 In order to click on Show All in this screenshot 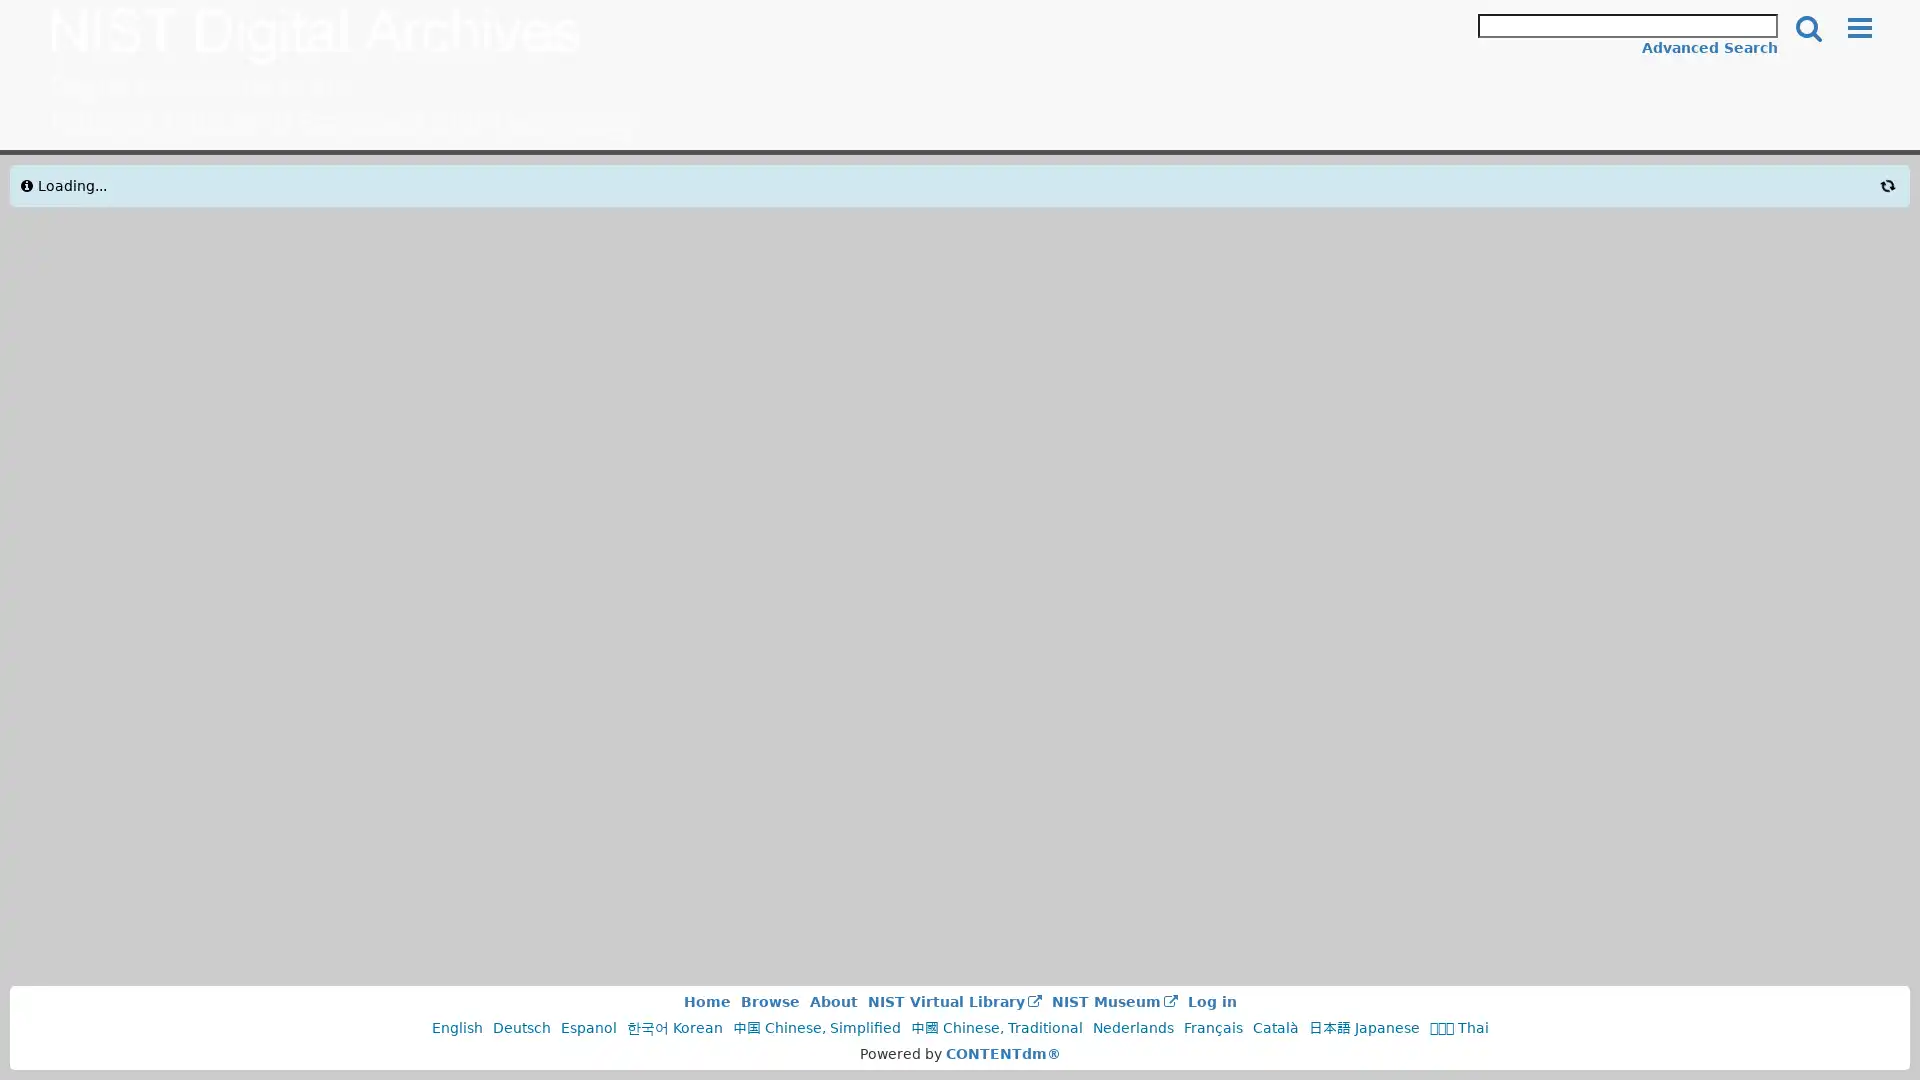, I will do `click(242, 435)`.